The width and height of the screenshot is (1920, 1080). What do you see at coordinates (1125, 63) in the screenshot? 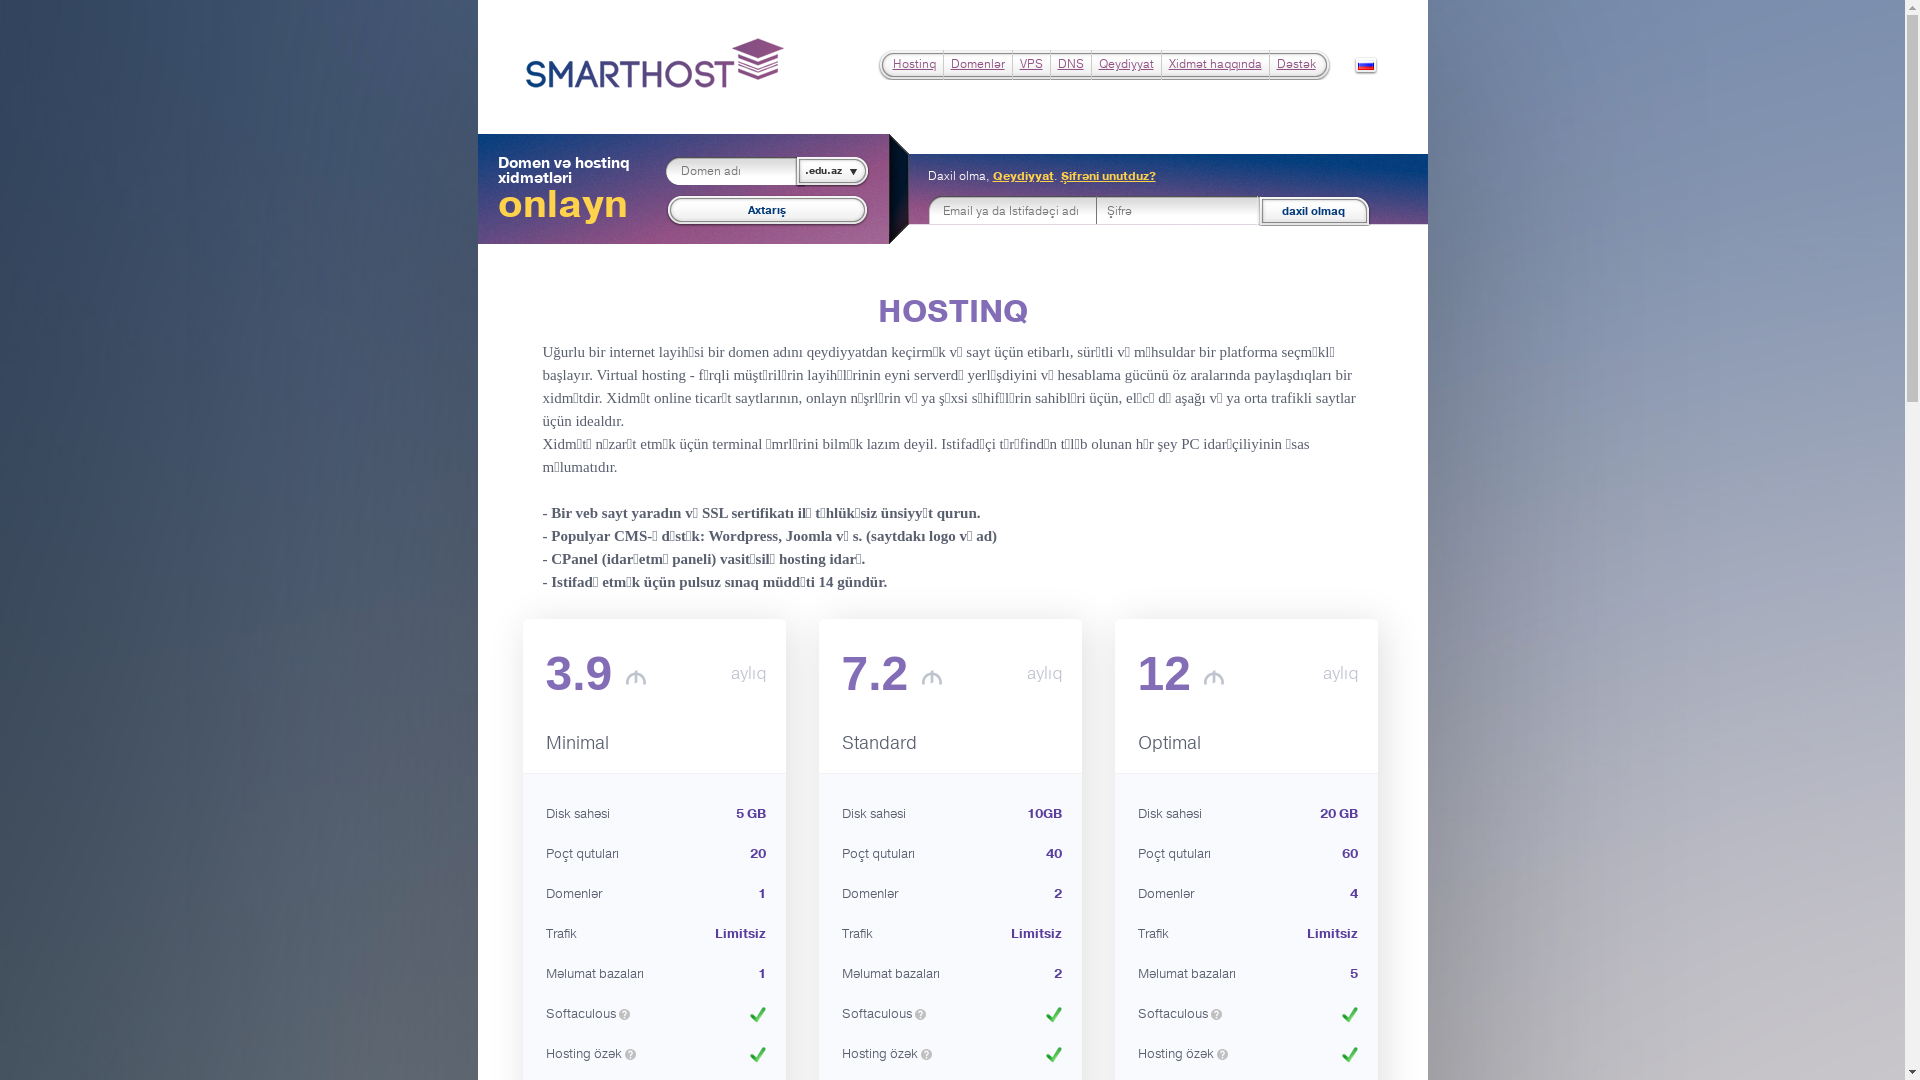
I see `'Qeydiyyat'` at bounding box center [1125, 63].